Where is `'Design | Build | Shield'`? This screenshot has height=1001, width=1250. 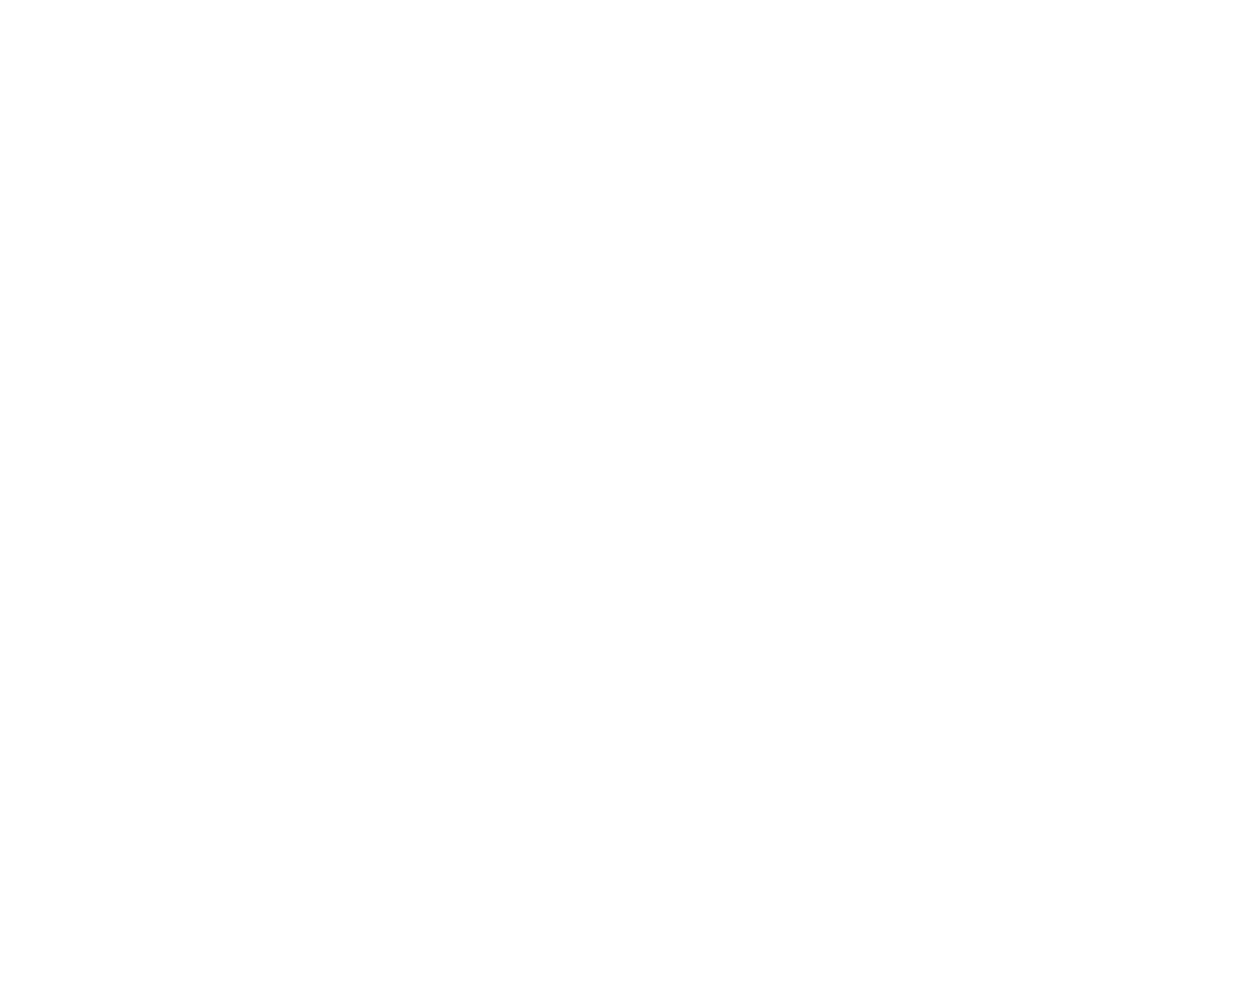
'Design | Build | Shield' is located at coordinates (994, 272).